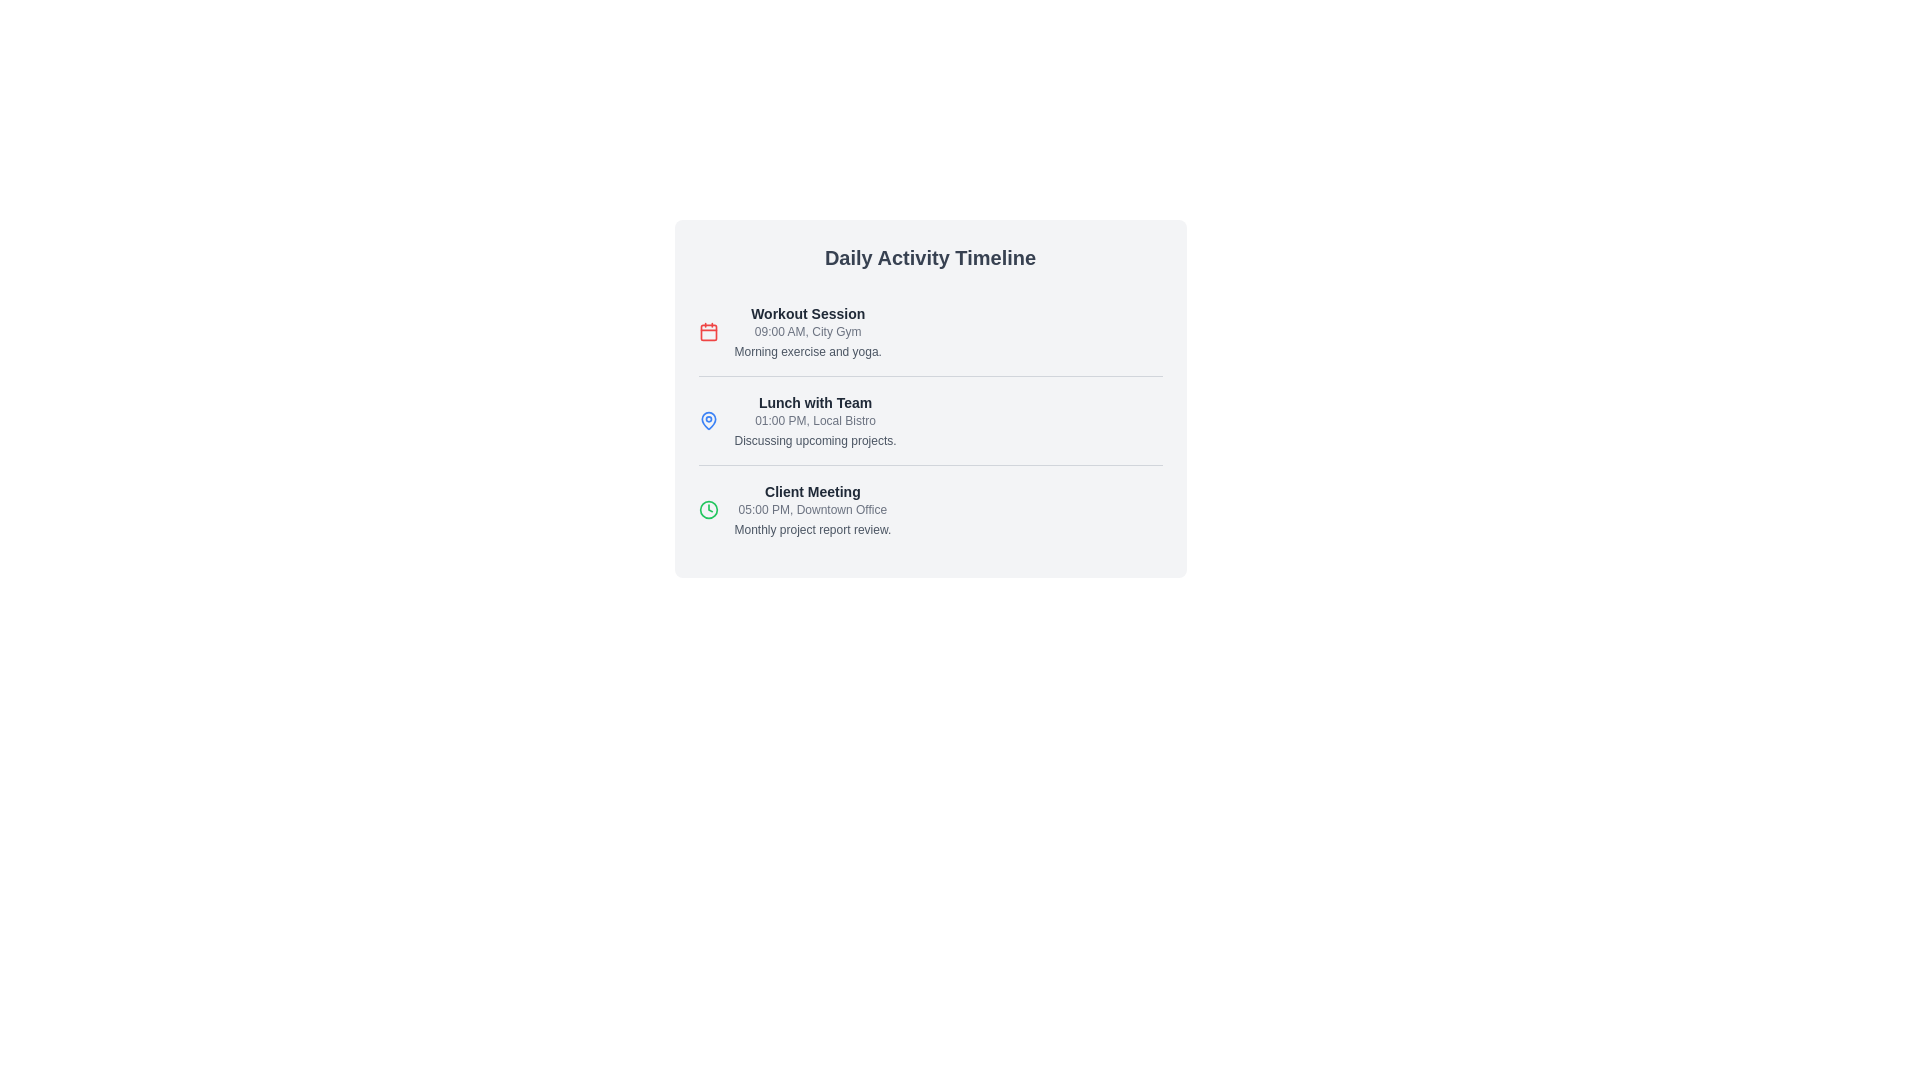 The height and width of the screenshot is (1080, 1920). Describe the element at coordinates (812, 508) in the screenshot. I see `meeting details of the 'Client Meeting' event in the Daily Activity Timeline, which is the third item in the vertical list` at that location.